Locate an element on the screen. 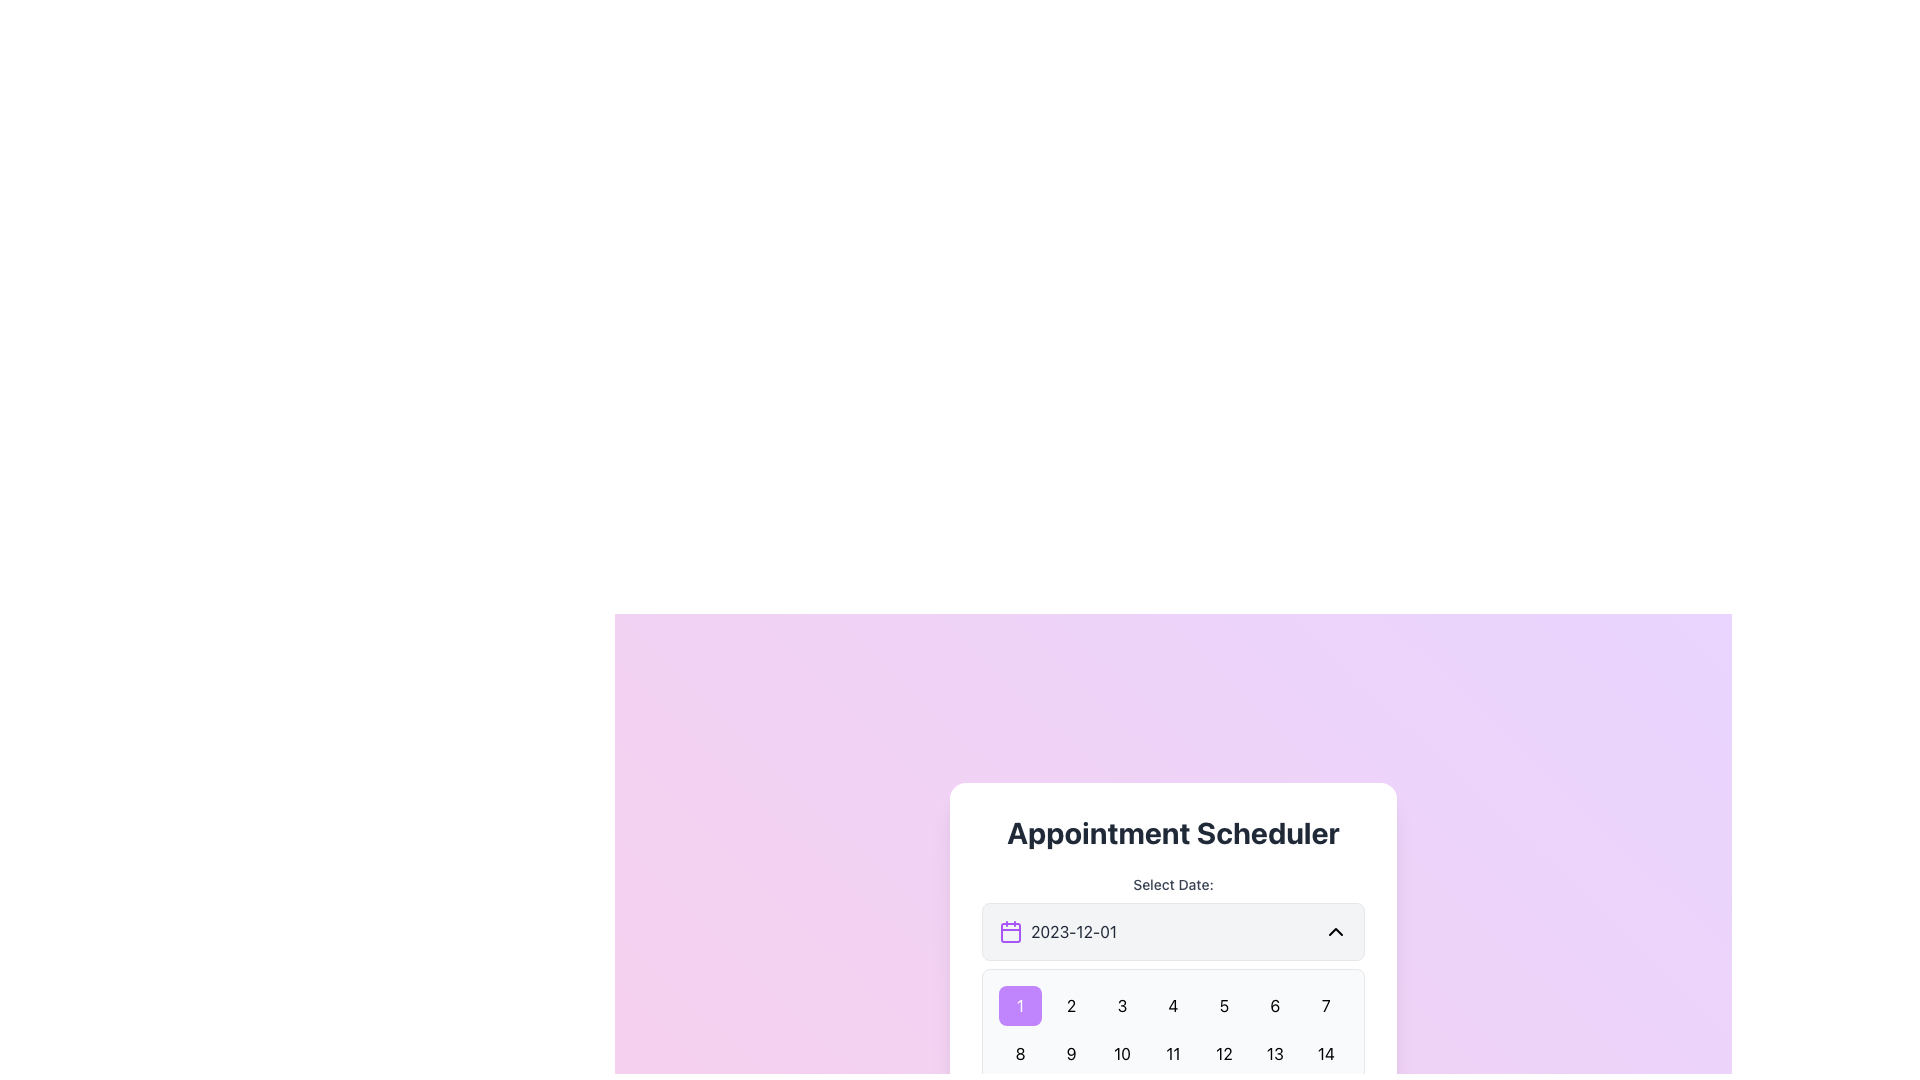  the date selector button for the 8th day of the month located in the second row, first column of the calendar grid under the 'Select Date' section is located at coordinates (1019, 1052).